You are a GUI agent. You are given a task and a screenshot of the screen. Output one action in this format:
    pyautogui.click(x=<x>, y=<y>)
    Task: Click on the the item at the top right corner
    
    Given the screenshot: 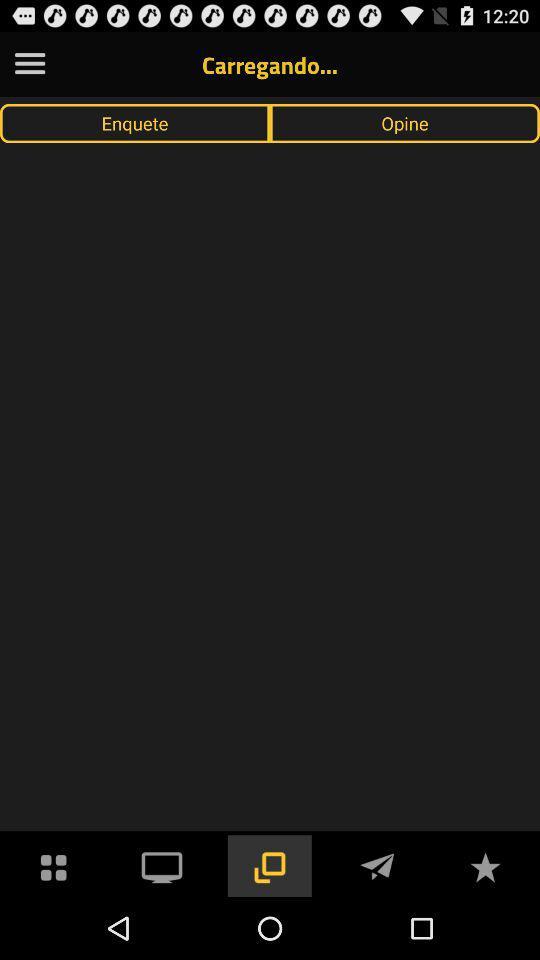 What is the action you would take?
    pyautogui.click(x=405, y=122)
    